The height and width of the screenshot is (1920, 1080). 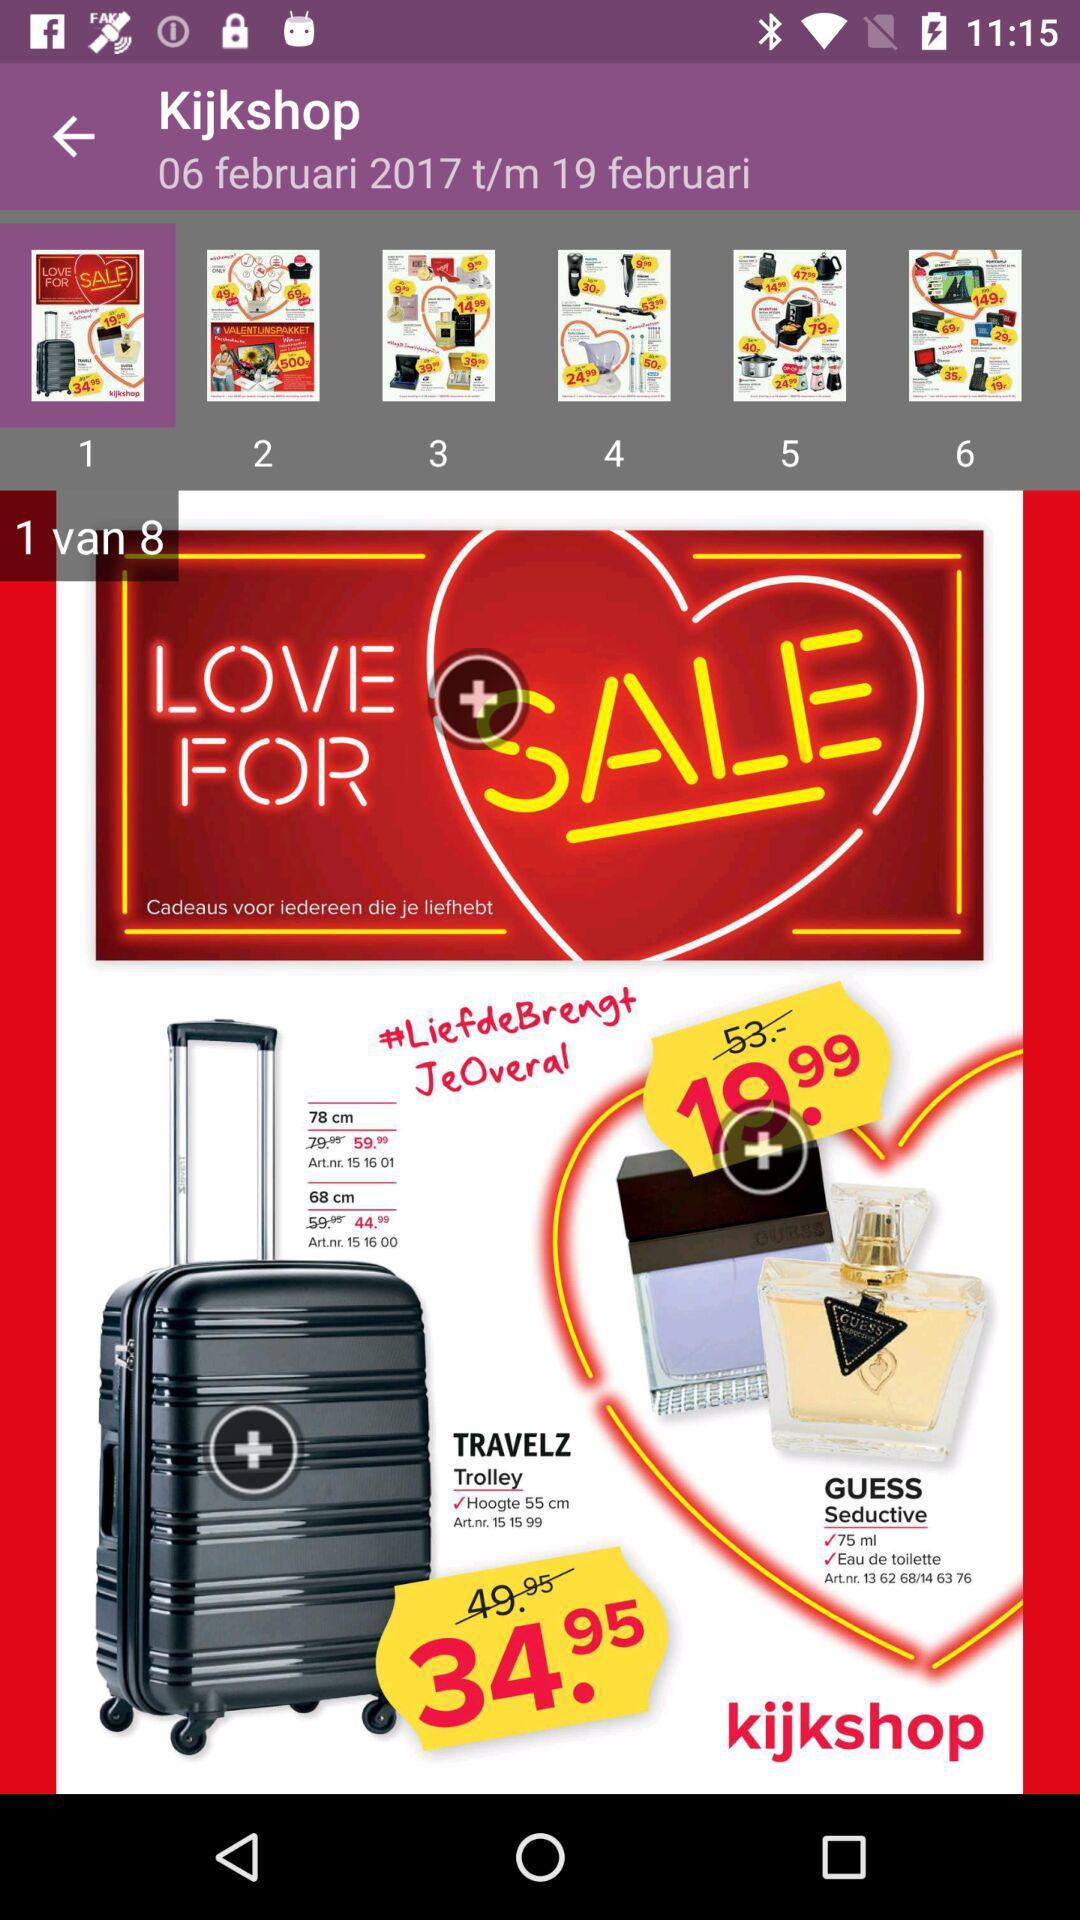 What do you see at coordinates (262, 325) in the screenshot?
I see `the app below 06 februari 2017 item` at bounding box center [262, 325].